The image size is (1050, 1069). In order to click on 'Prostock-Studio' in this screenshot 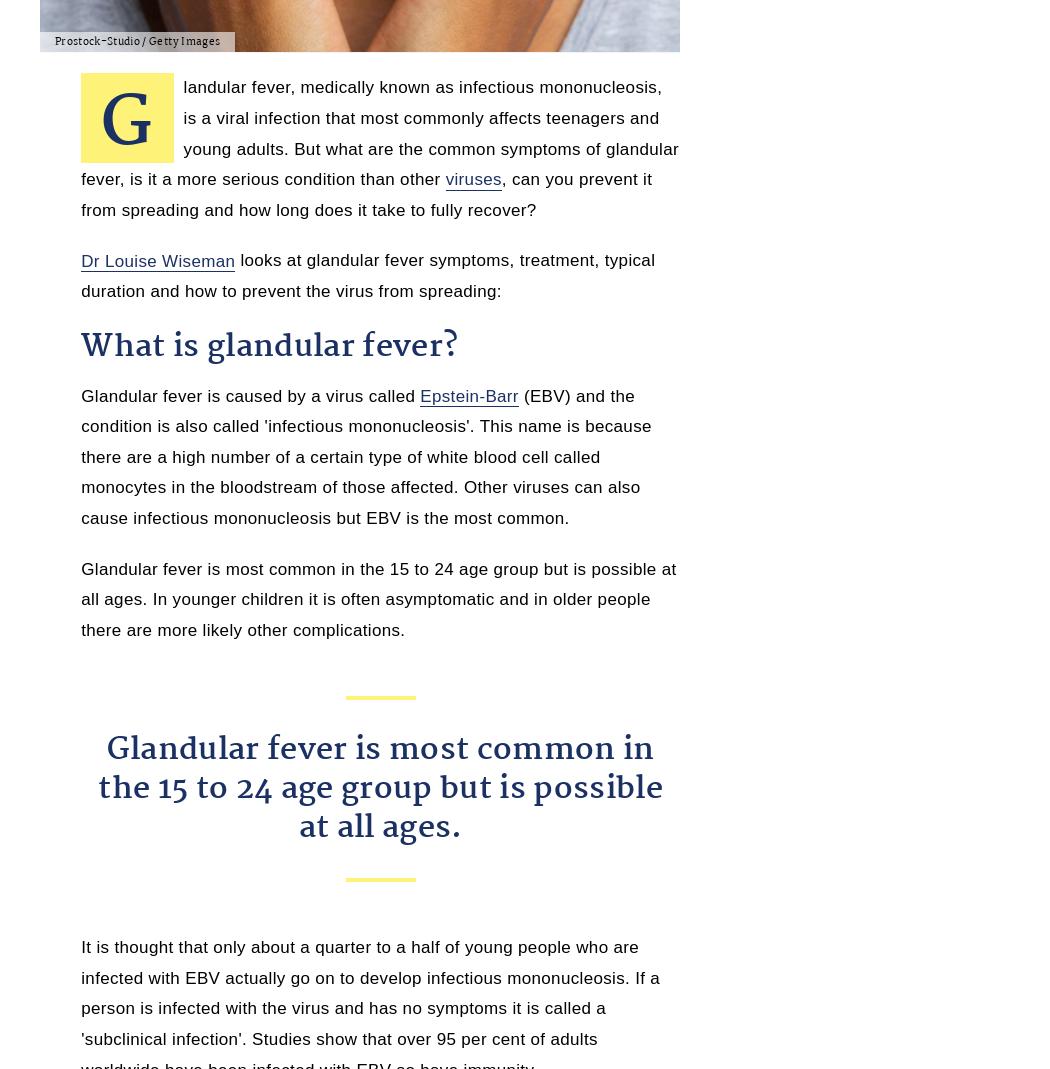, I will do `click(97, 41)`.